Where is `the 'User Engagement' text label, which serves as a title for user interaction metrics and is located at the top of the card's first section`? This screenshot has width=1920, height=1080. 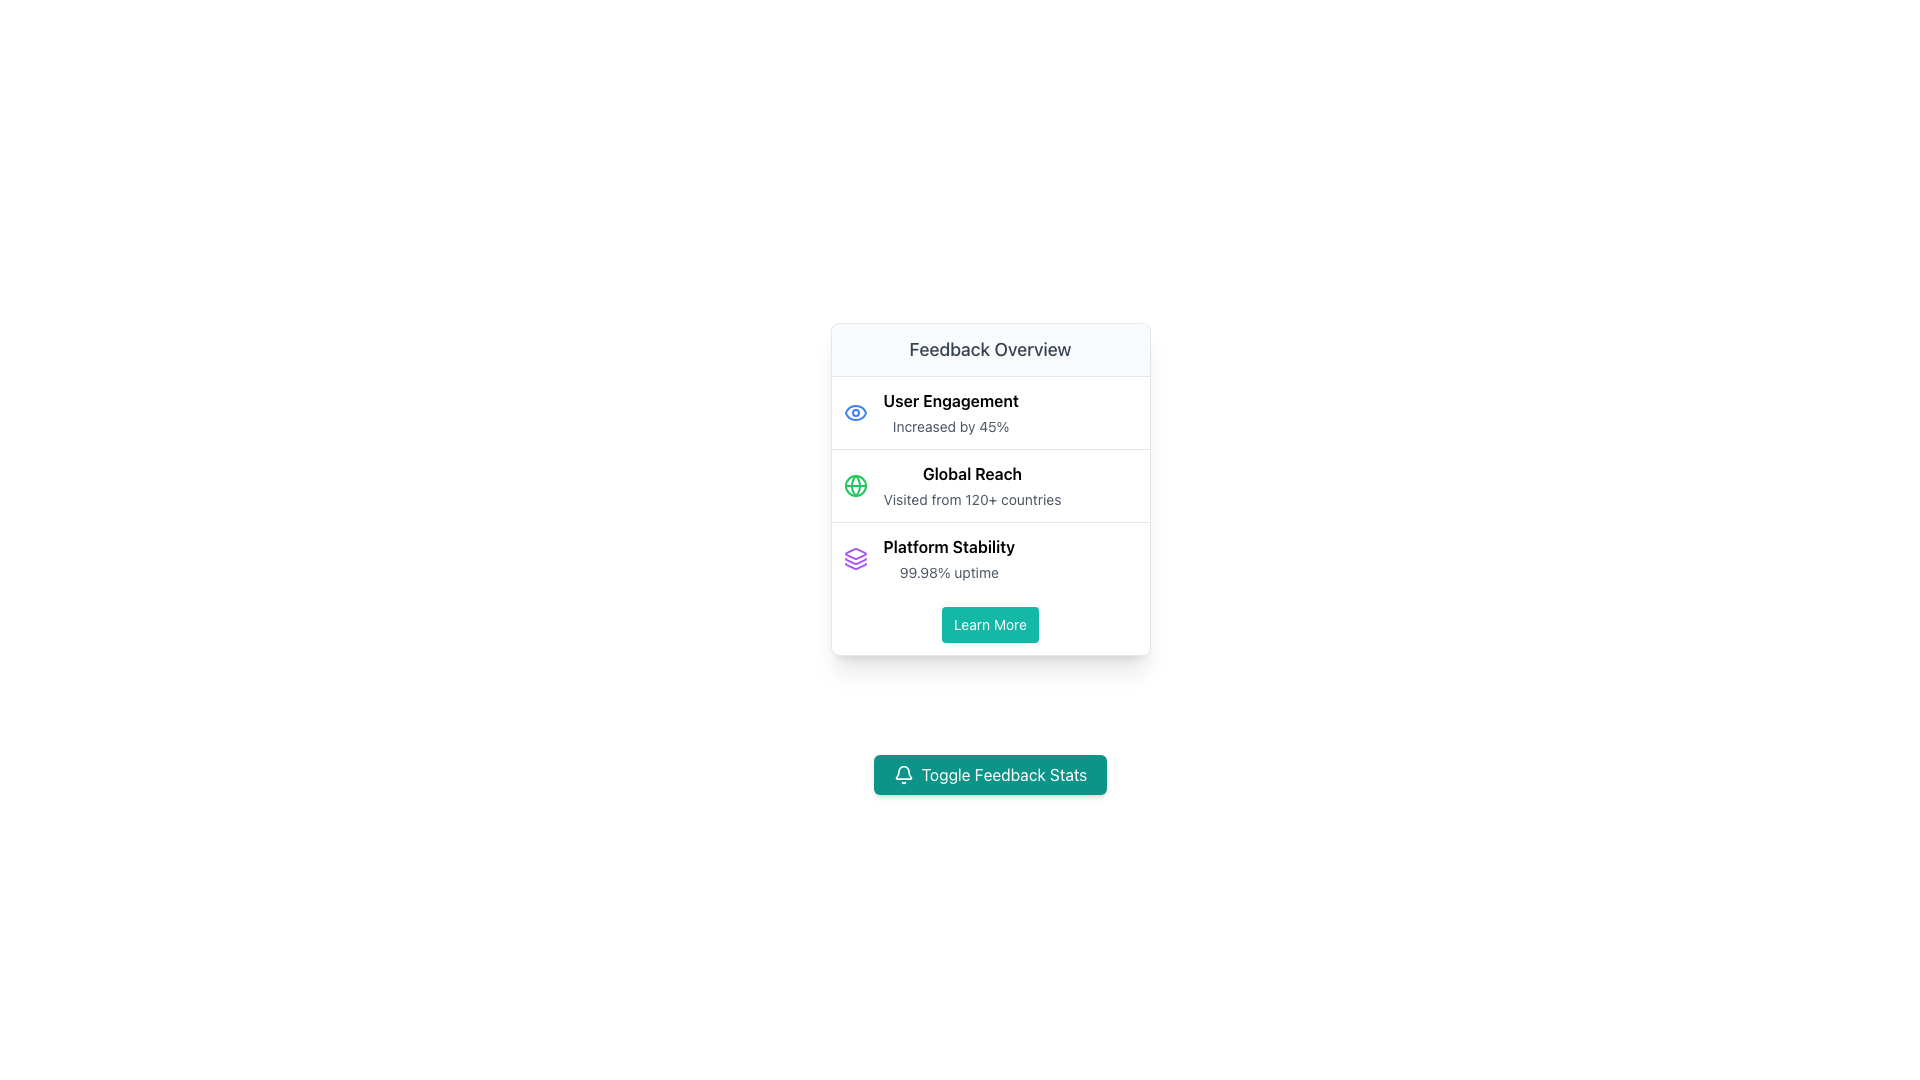 the 'User Engagement' text label, which serves as a title for user interaction metrics and is located at the top of the card's first section is located at coordinates (950, 401).